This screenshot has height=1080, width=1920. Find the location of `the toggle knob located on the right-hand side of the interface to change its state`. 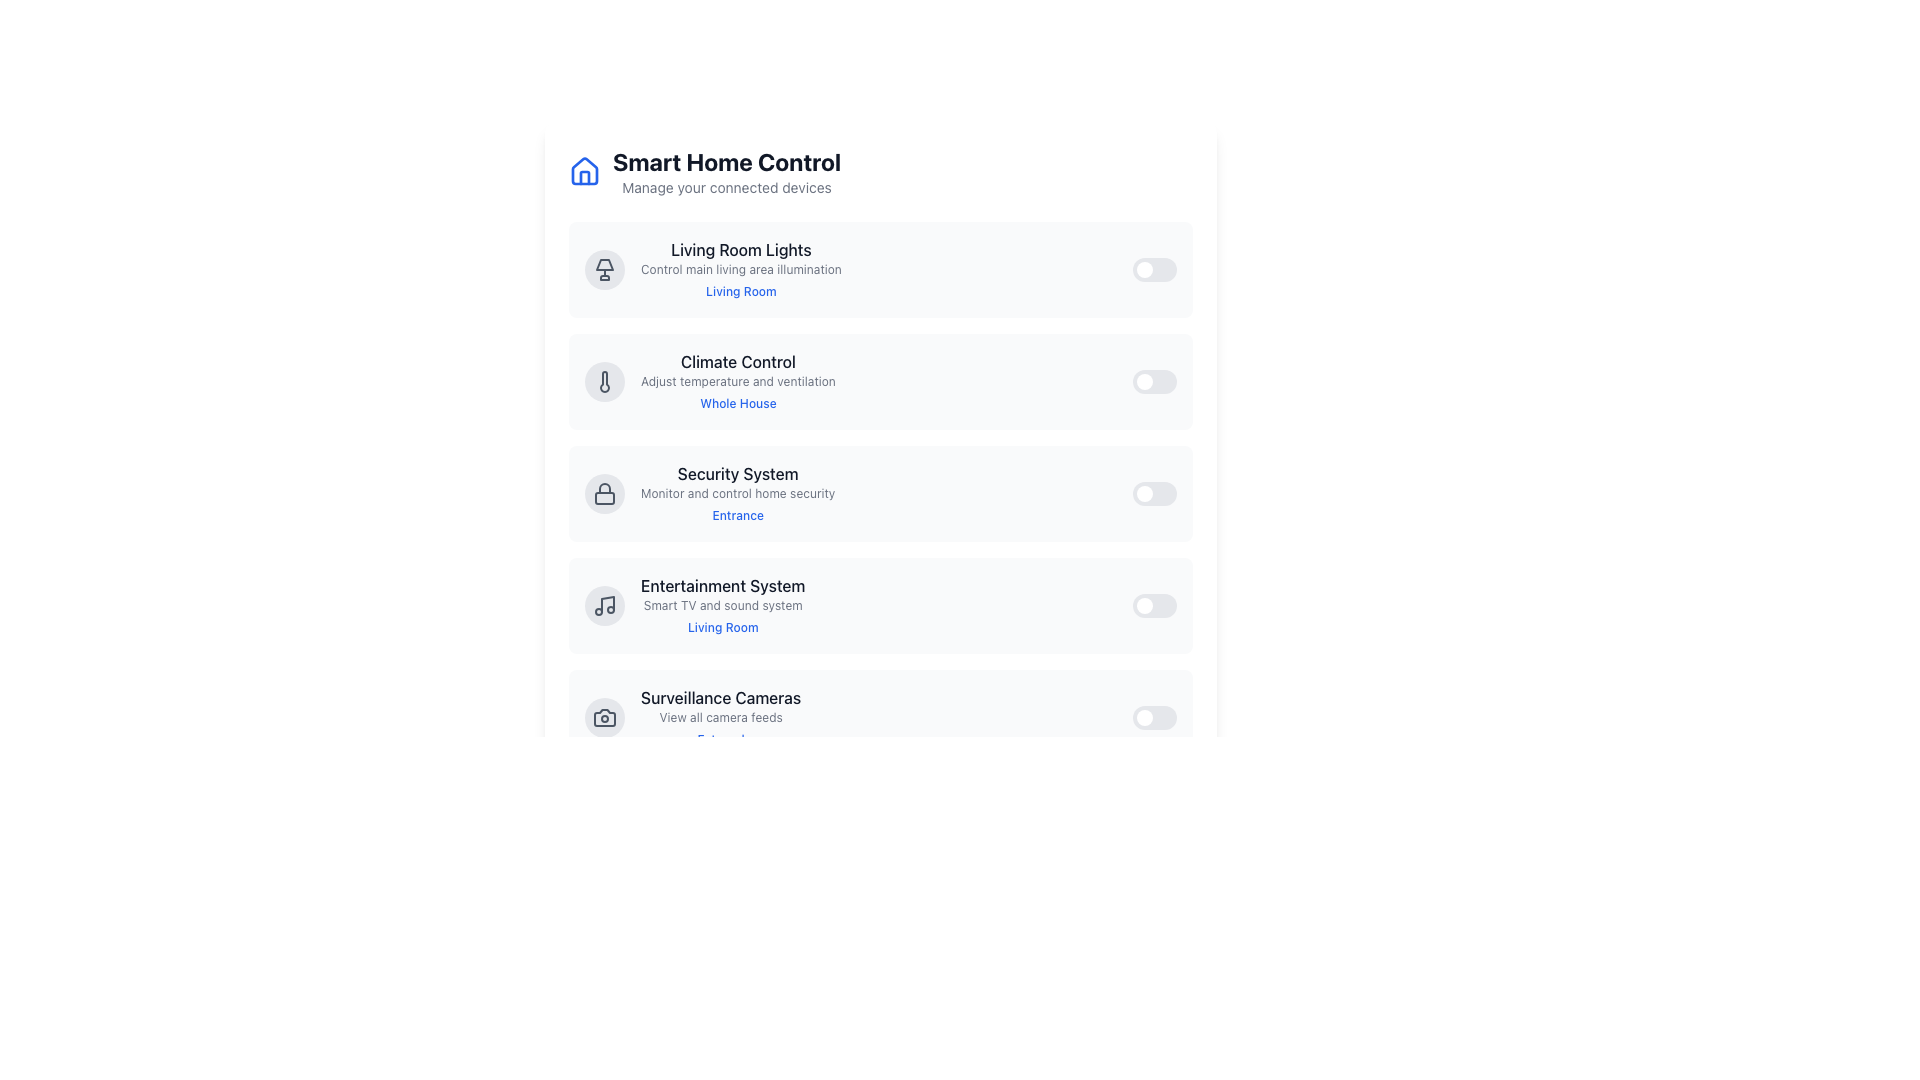

the toggle knob located on the right-hand side of the interface to change its state is located at coordinates (1145, 829).